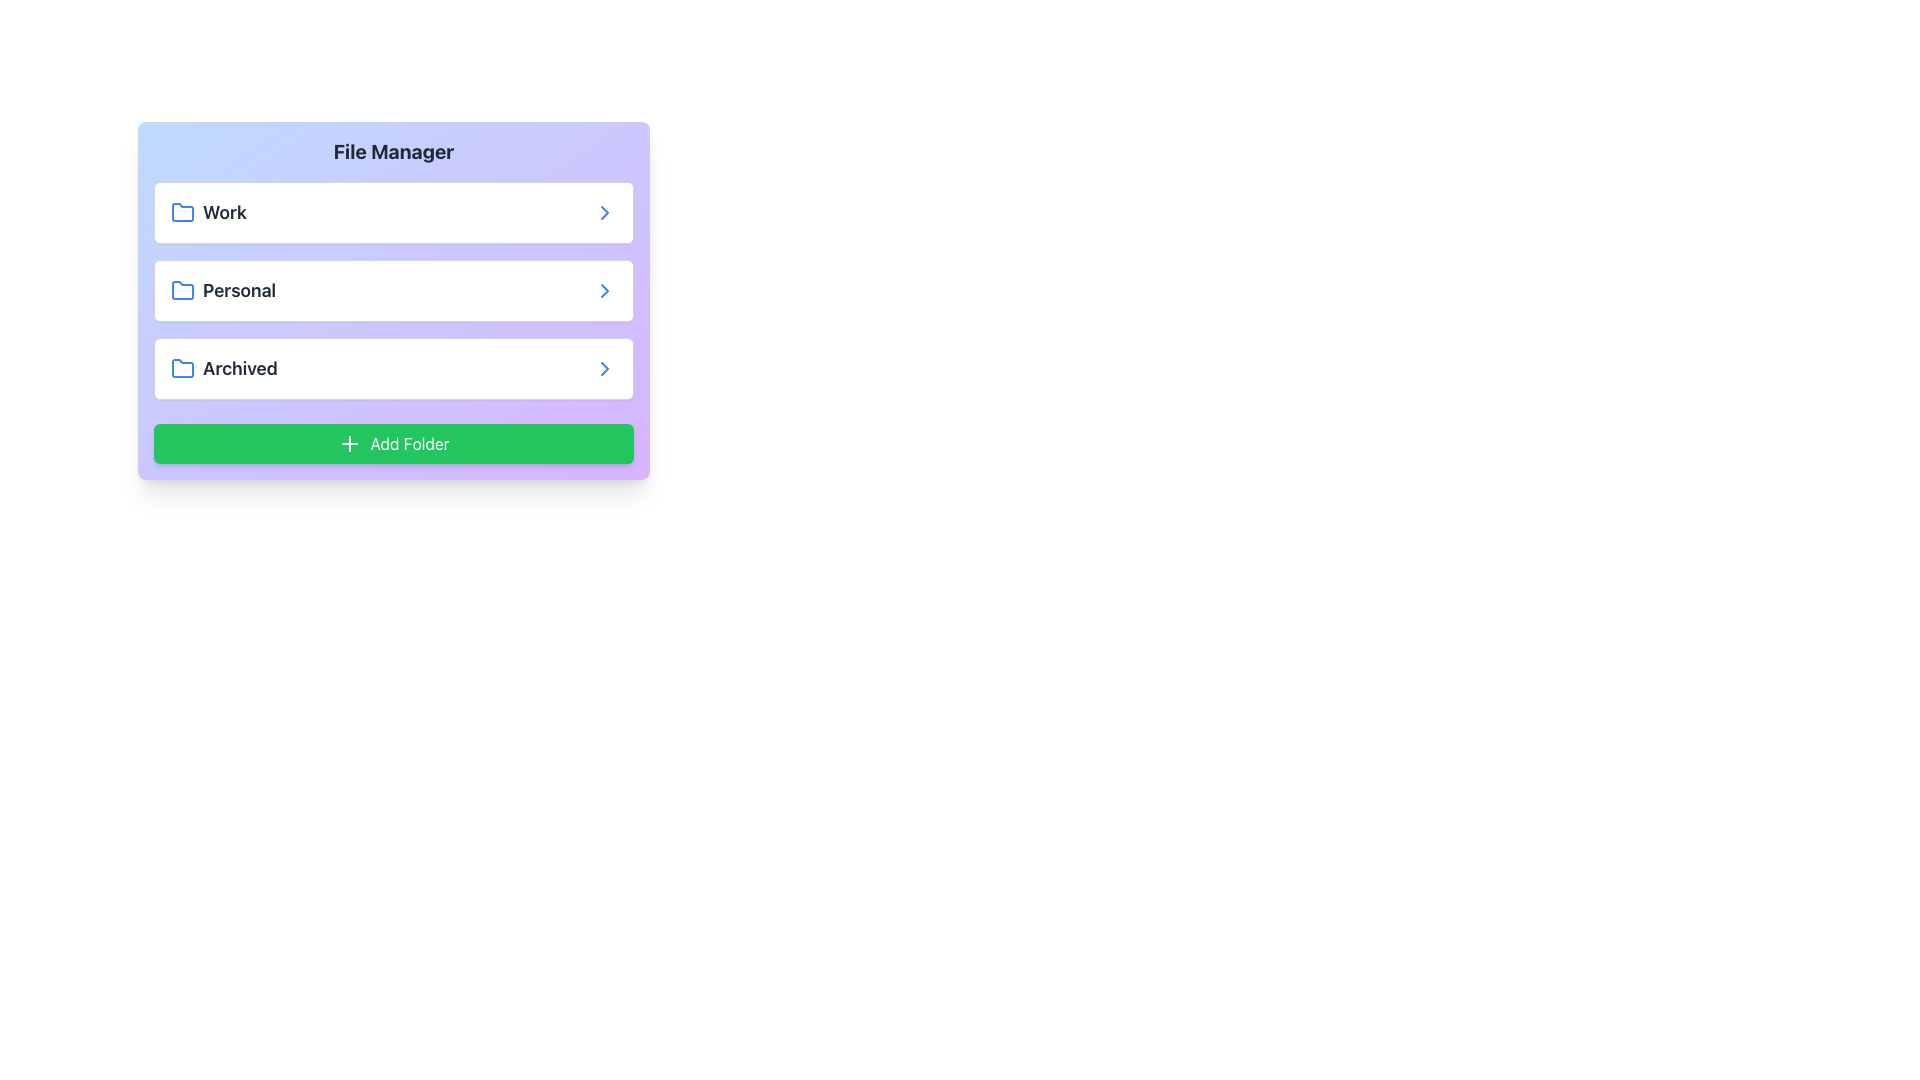  I want to click on the 'Personal' Text Label with Icon located in the second row of the 'File Manager' interface, so click(223, 290).